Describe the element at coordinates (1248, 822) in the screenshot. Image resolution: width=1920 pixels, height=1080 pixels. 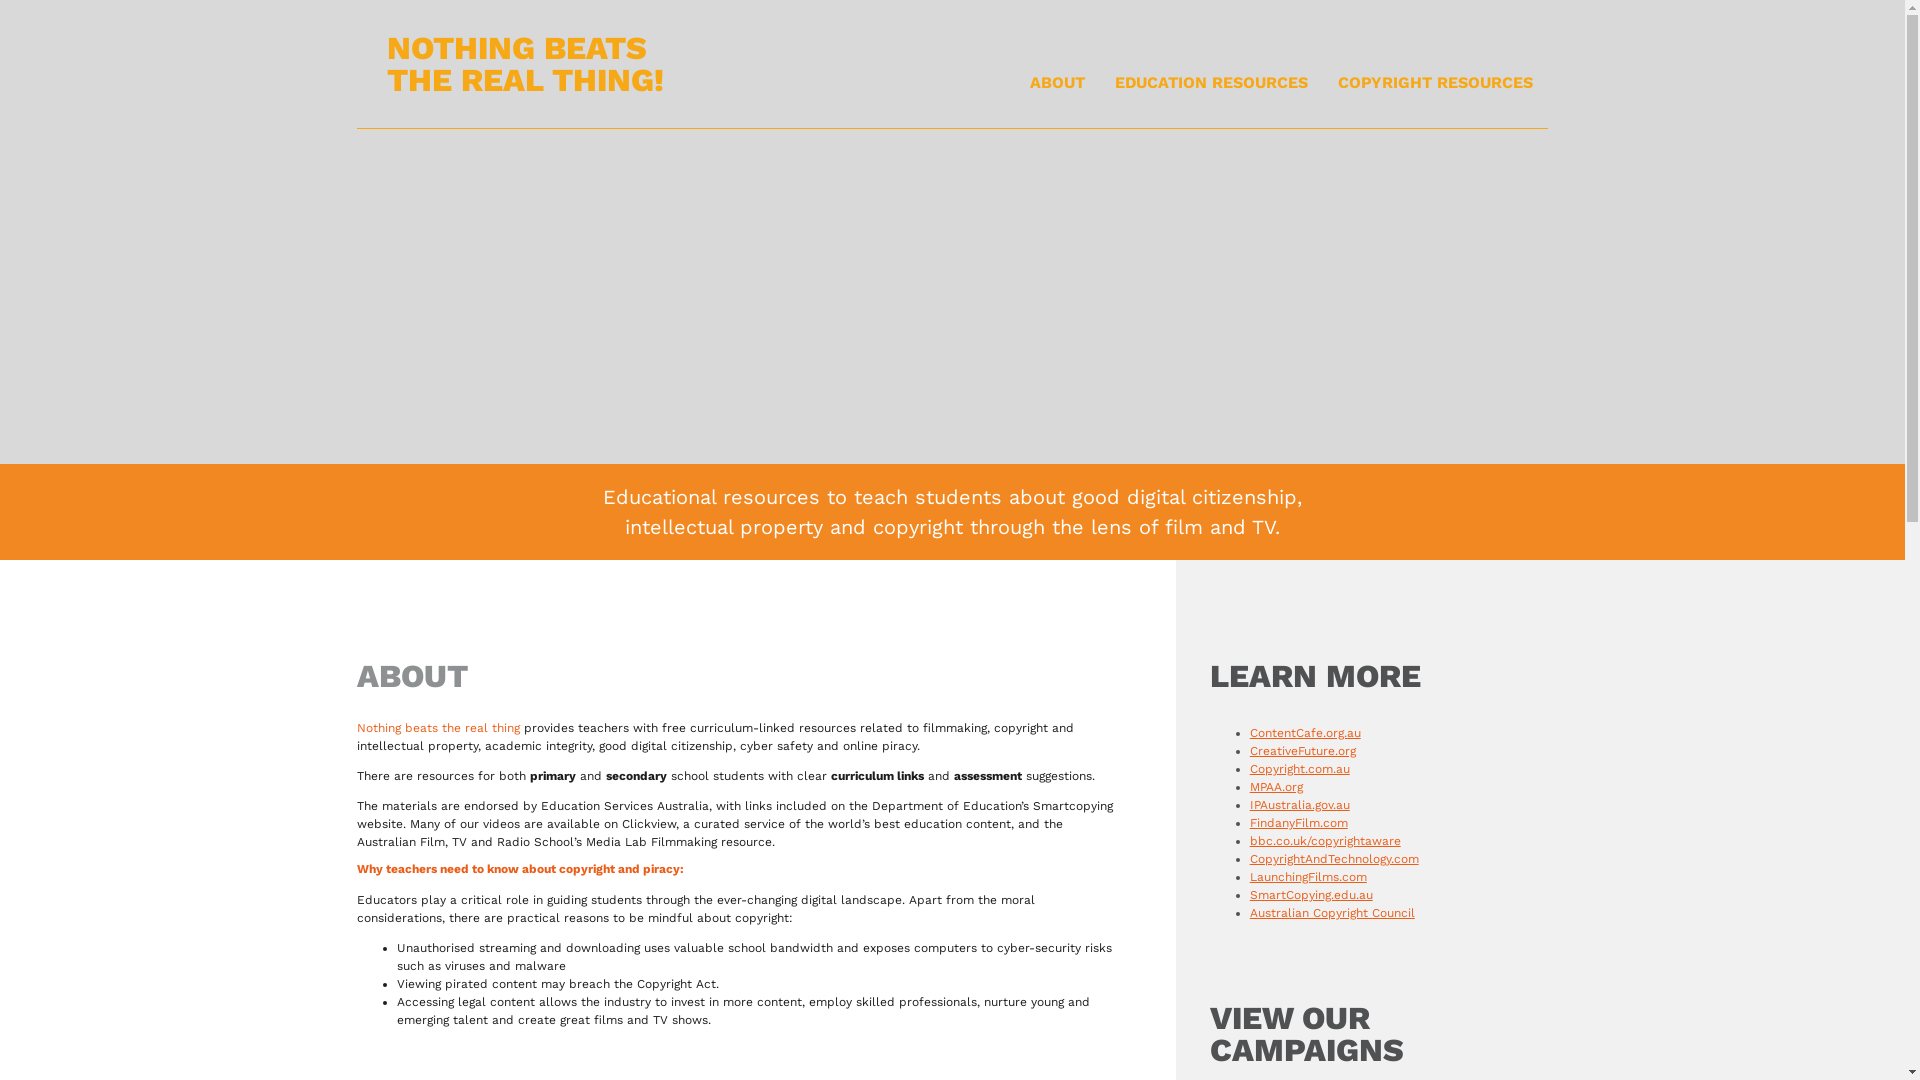
I see `'FindanyFilm.com'` at that location.